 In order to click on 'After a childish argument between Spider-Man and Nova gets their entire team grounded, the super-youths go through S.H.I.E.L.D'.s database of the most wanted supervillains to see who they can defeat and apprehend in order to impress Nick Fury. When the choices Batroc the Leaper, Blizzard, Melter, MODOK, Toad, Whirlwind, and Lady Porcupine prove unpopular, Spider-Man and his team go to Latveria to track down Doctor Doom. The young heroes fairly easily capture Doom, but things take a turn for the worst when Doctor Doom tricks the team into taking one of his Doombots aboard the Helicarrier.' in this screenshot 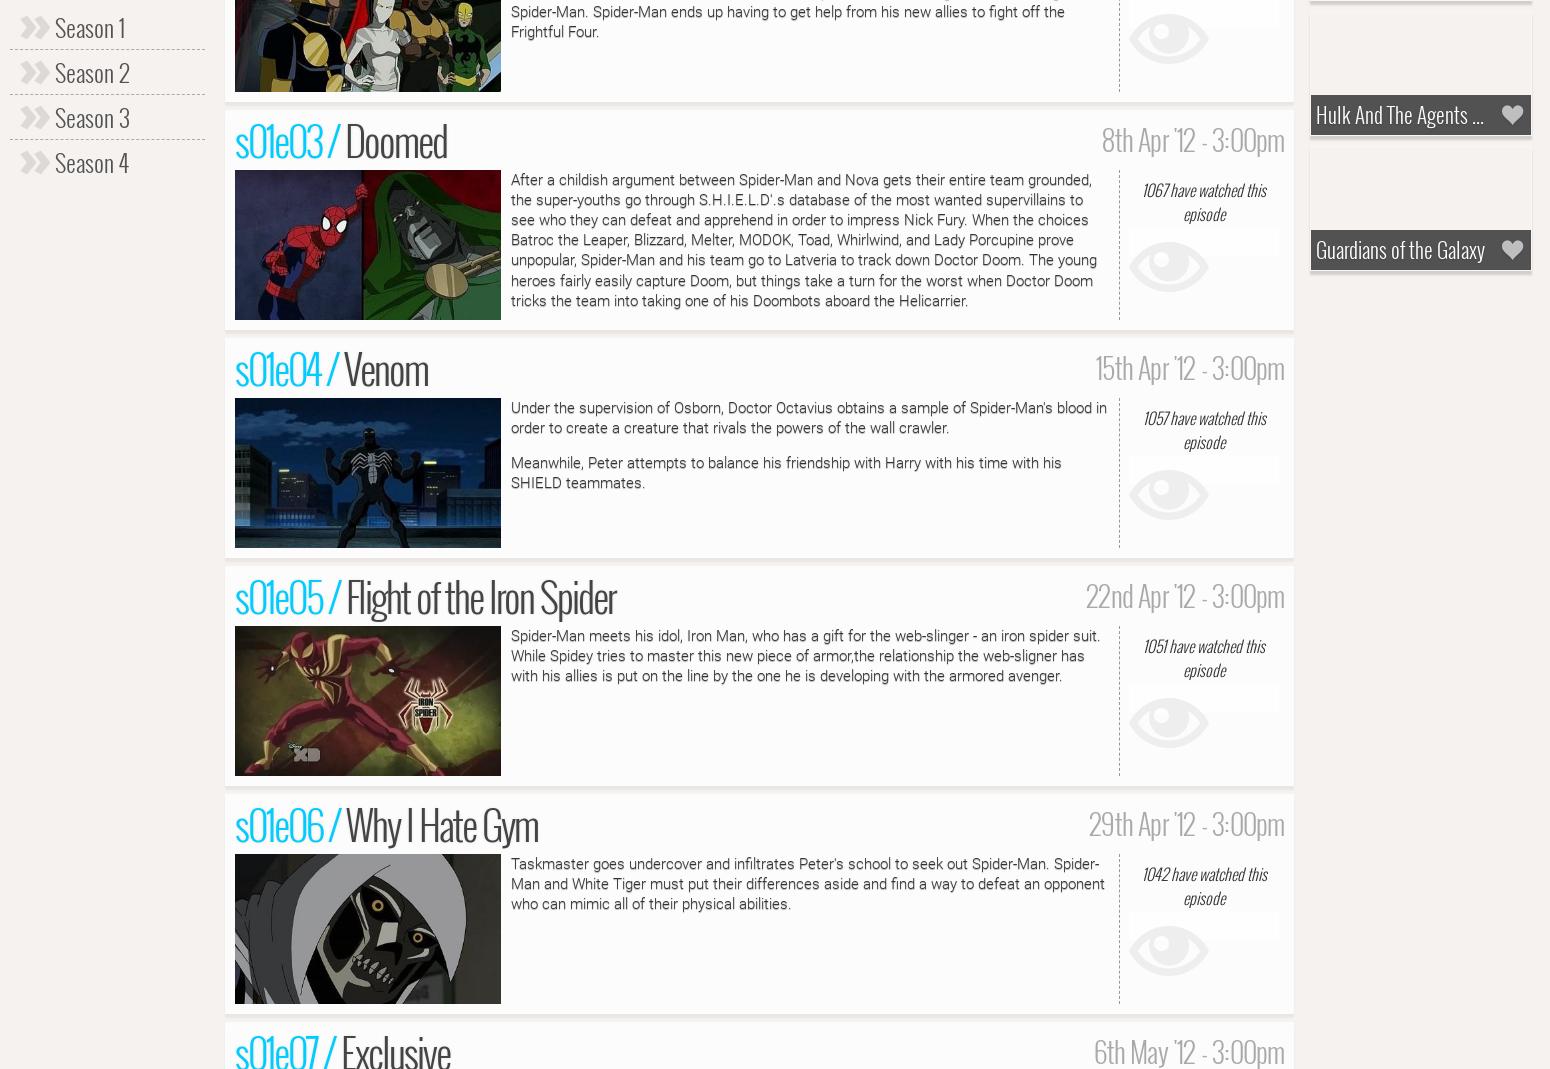, I will do `click(802, 238)`.